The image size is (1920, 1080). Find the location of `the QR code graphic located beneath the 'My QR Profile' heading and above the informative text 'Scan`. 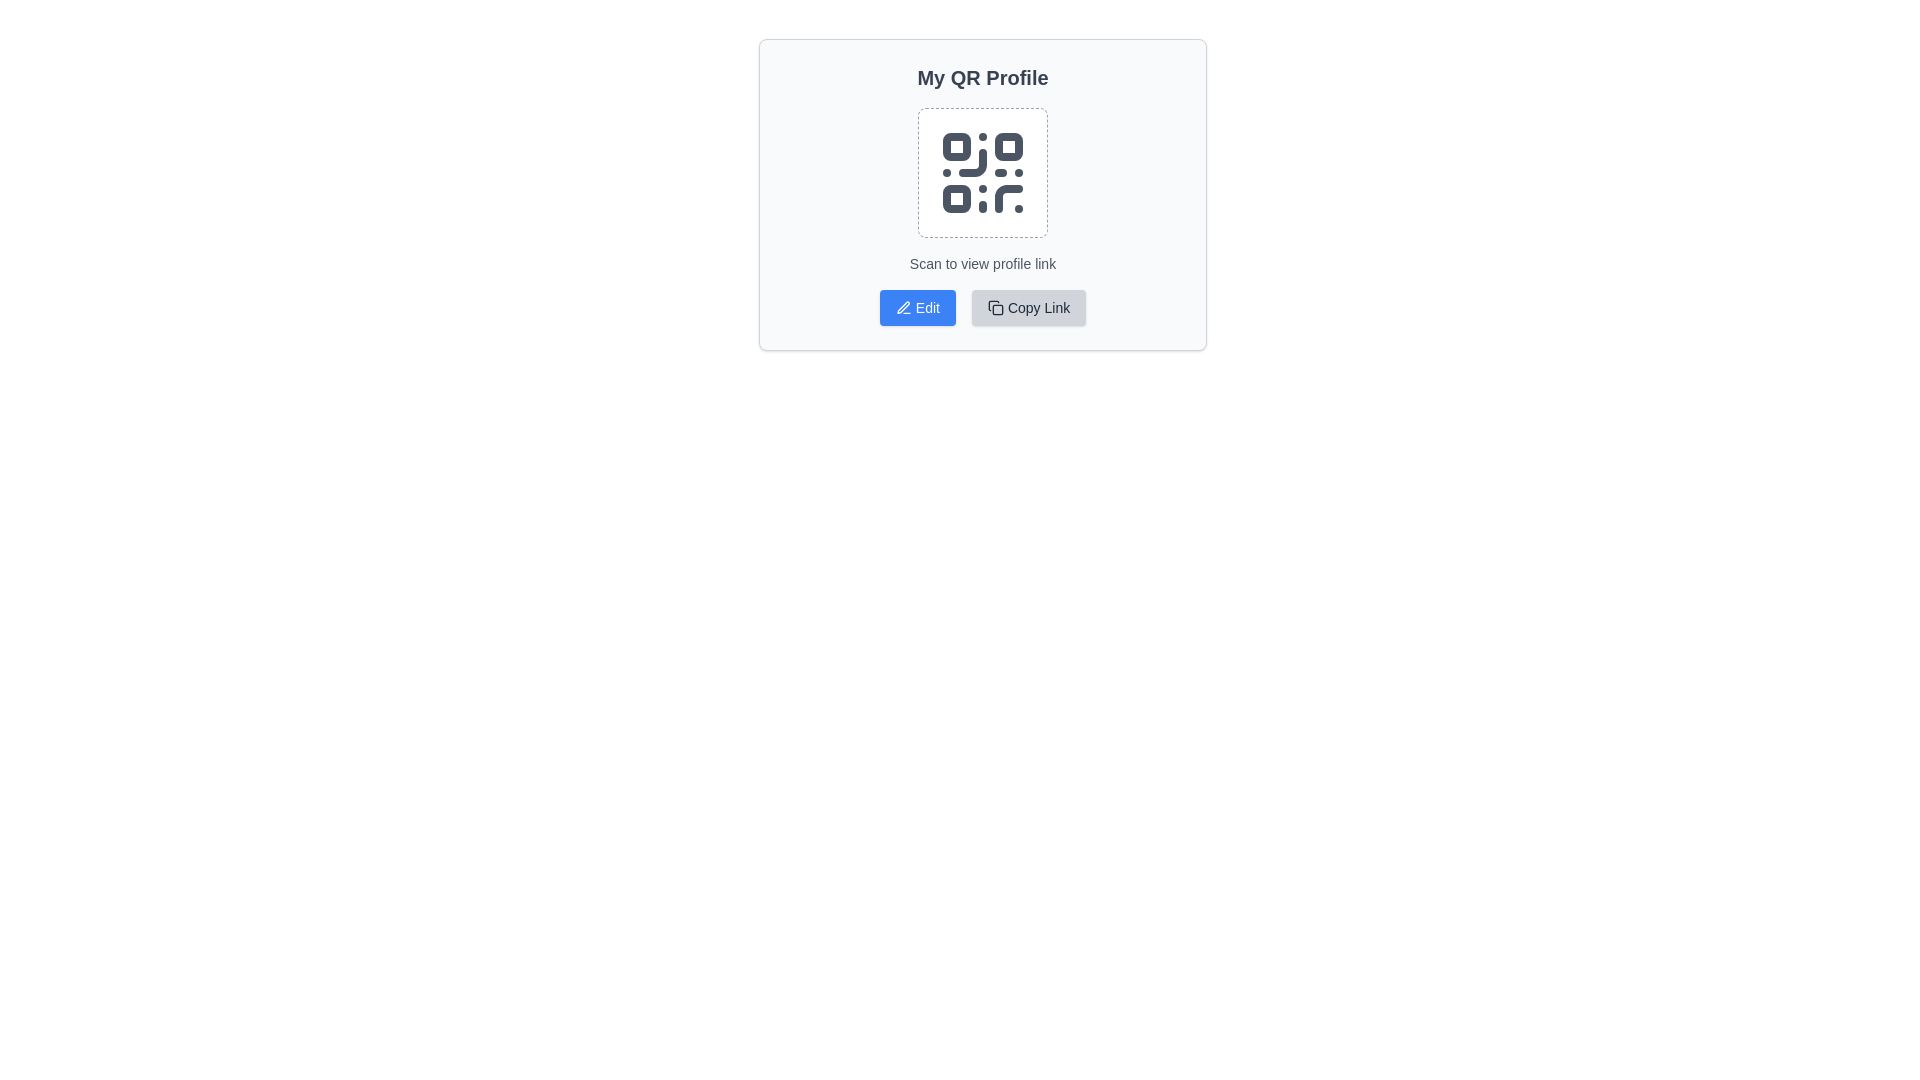

the QR code graphic located beneath the 'My QR Profile' heading and above the informative text 'Scan is located at coordinates (983, 172).